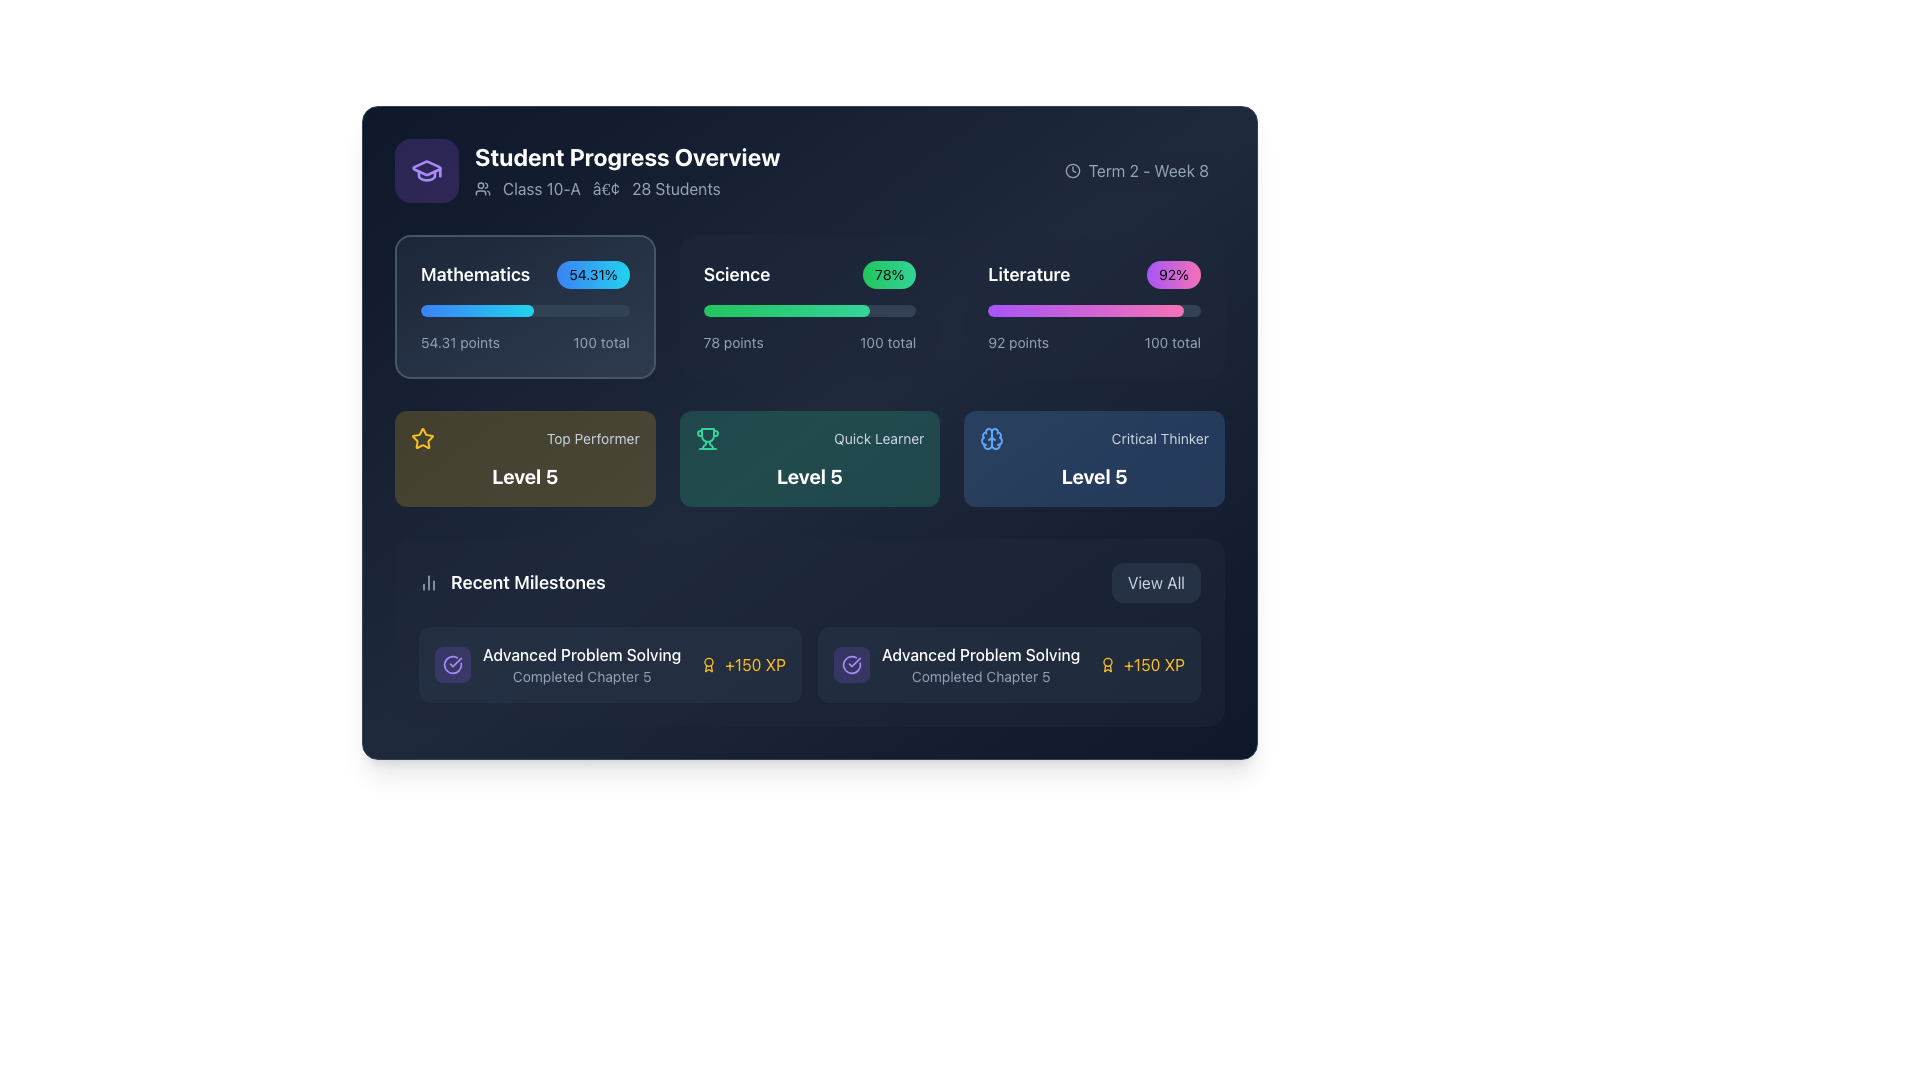 The image size is (1920, 1080). Describe the element at coordinates (1154, 664) in the screenshot. I see `the content of the text display showing '+150 XP' in a bold, amber-colored font, located in the 'Recent Milestones' section next to an award medal icon` at that location.